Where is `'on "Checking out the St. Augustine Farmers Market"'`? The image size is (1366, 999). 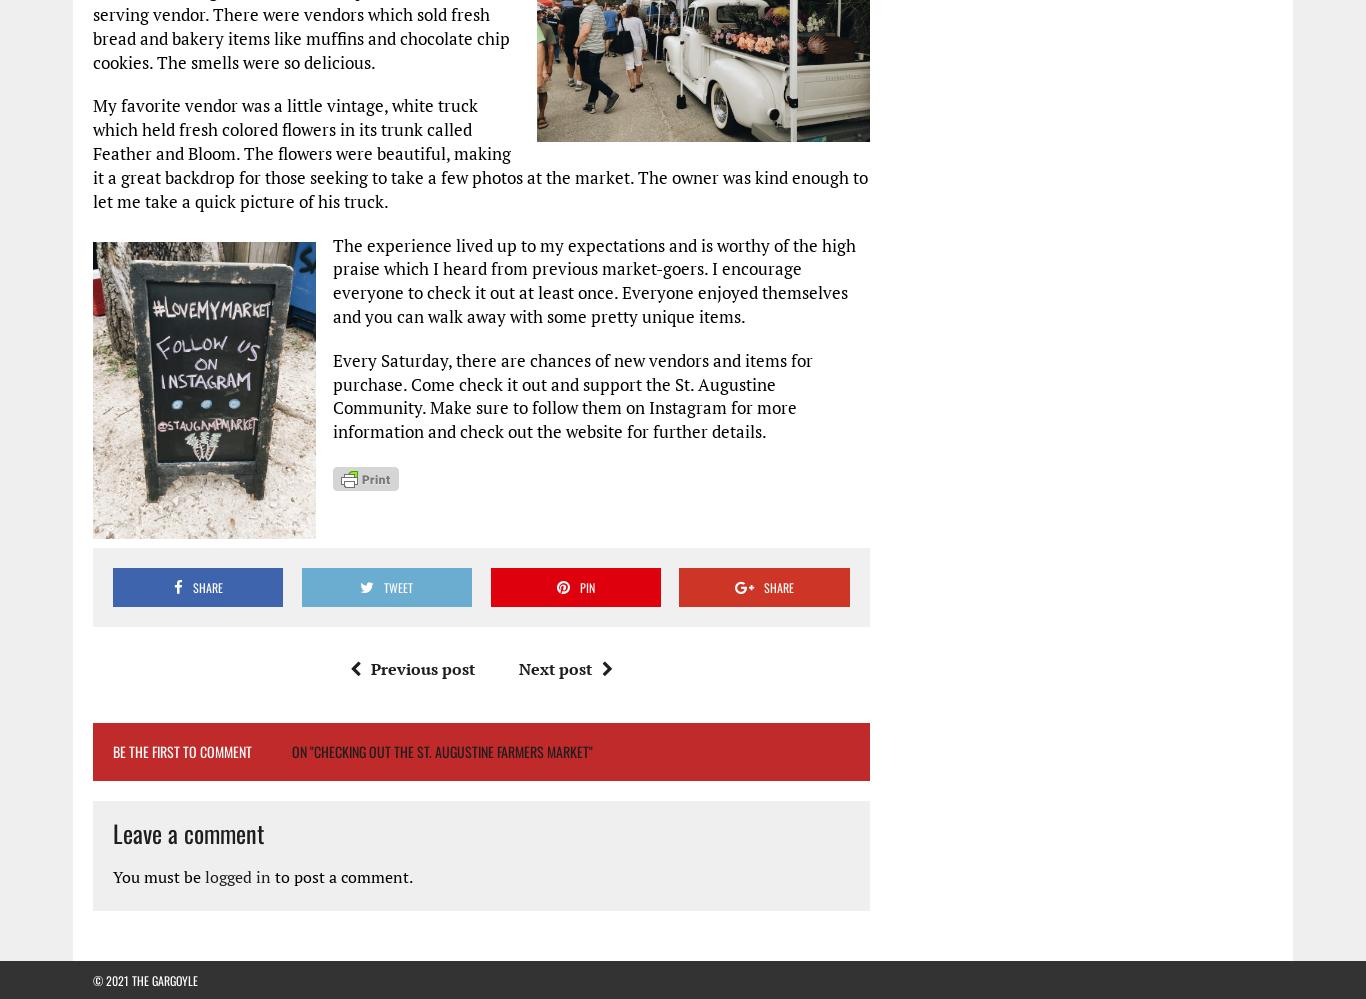 'on "Checking out the St. Augustine Farmers Market"' is located at coordinates (441, 749).